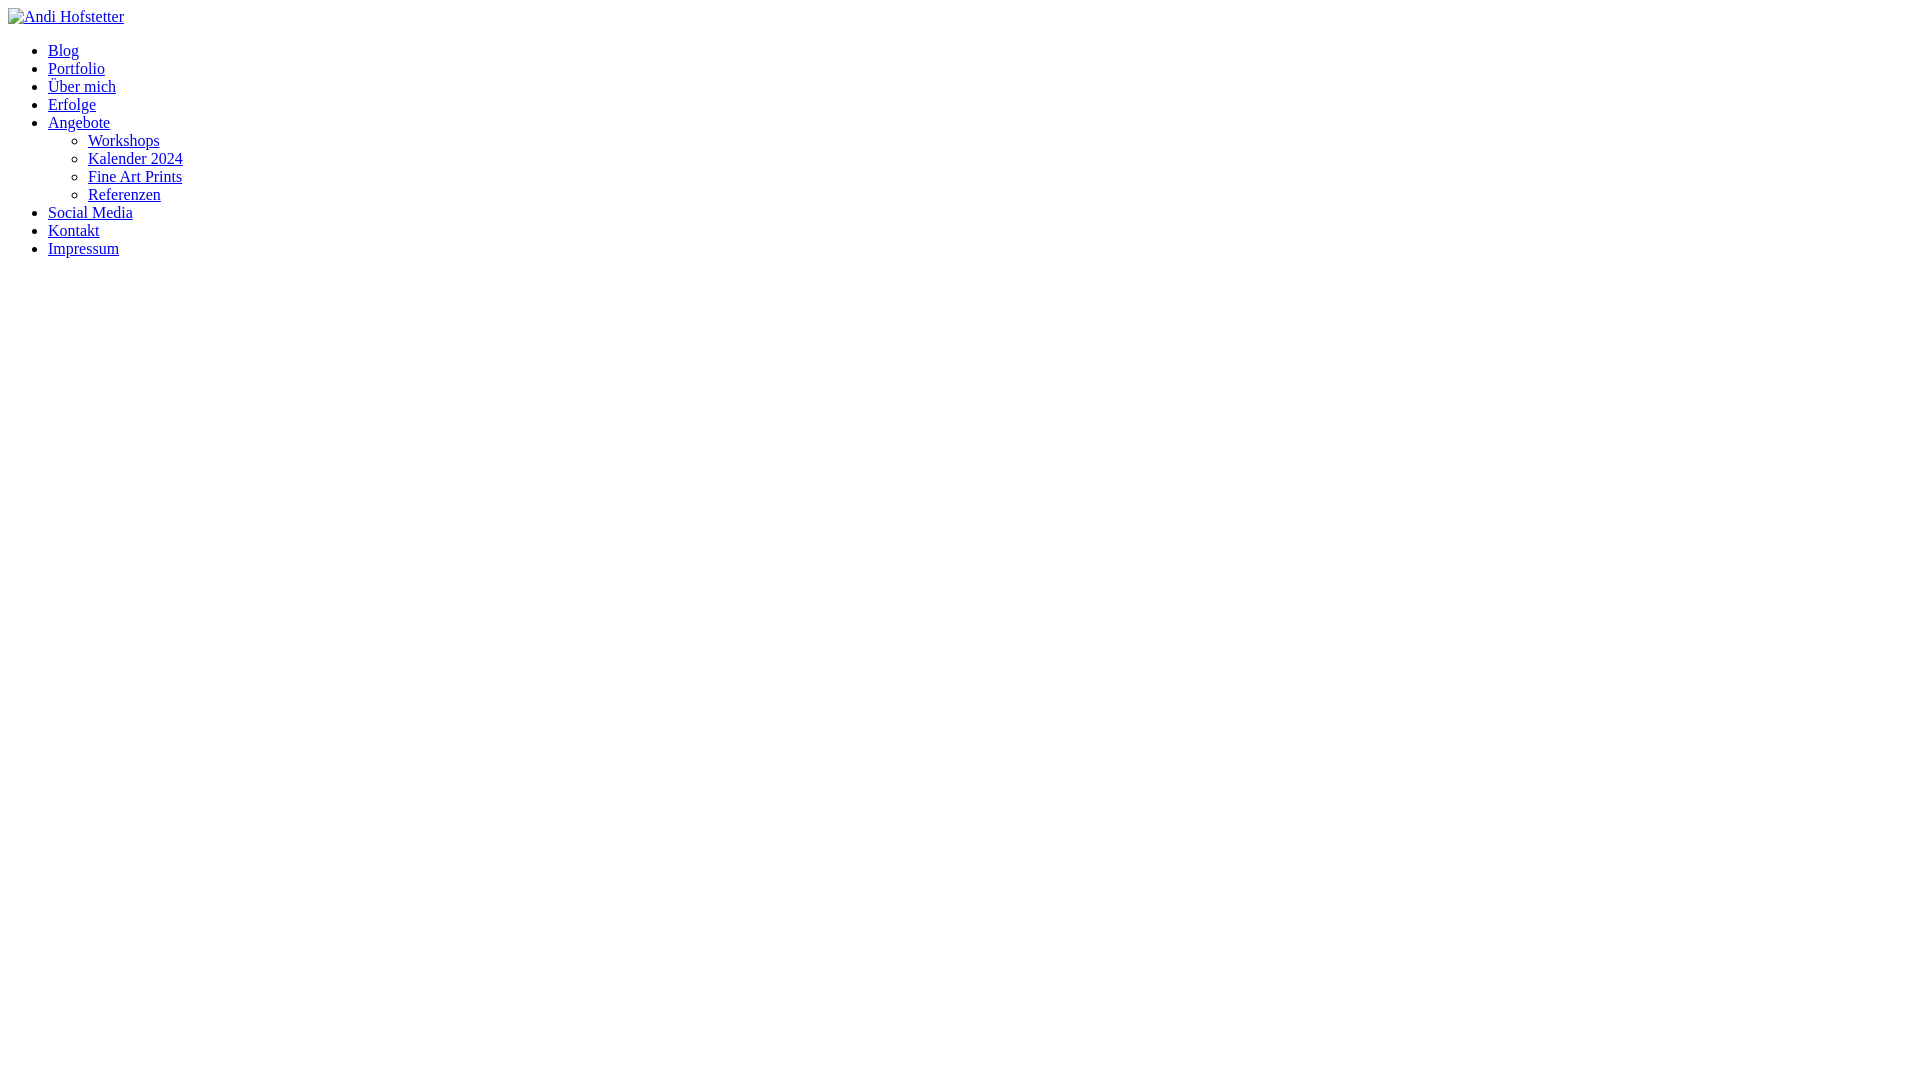 The height and width of the screenshot is (1080, 1920). What do you see at coordinates (63, 49) in the screenshot?
I see `'Blog'` at bounding box center [63, 49].